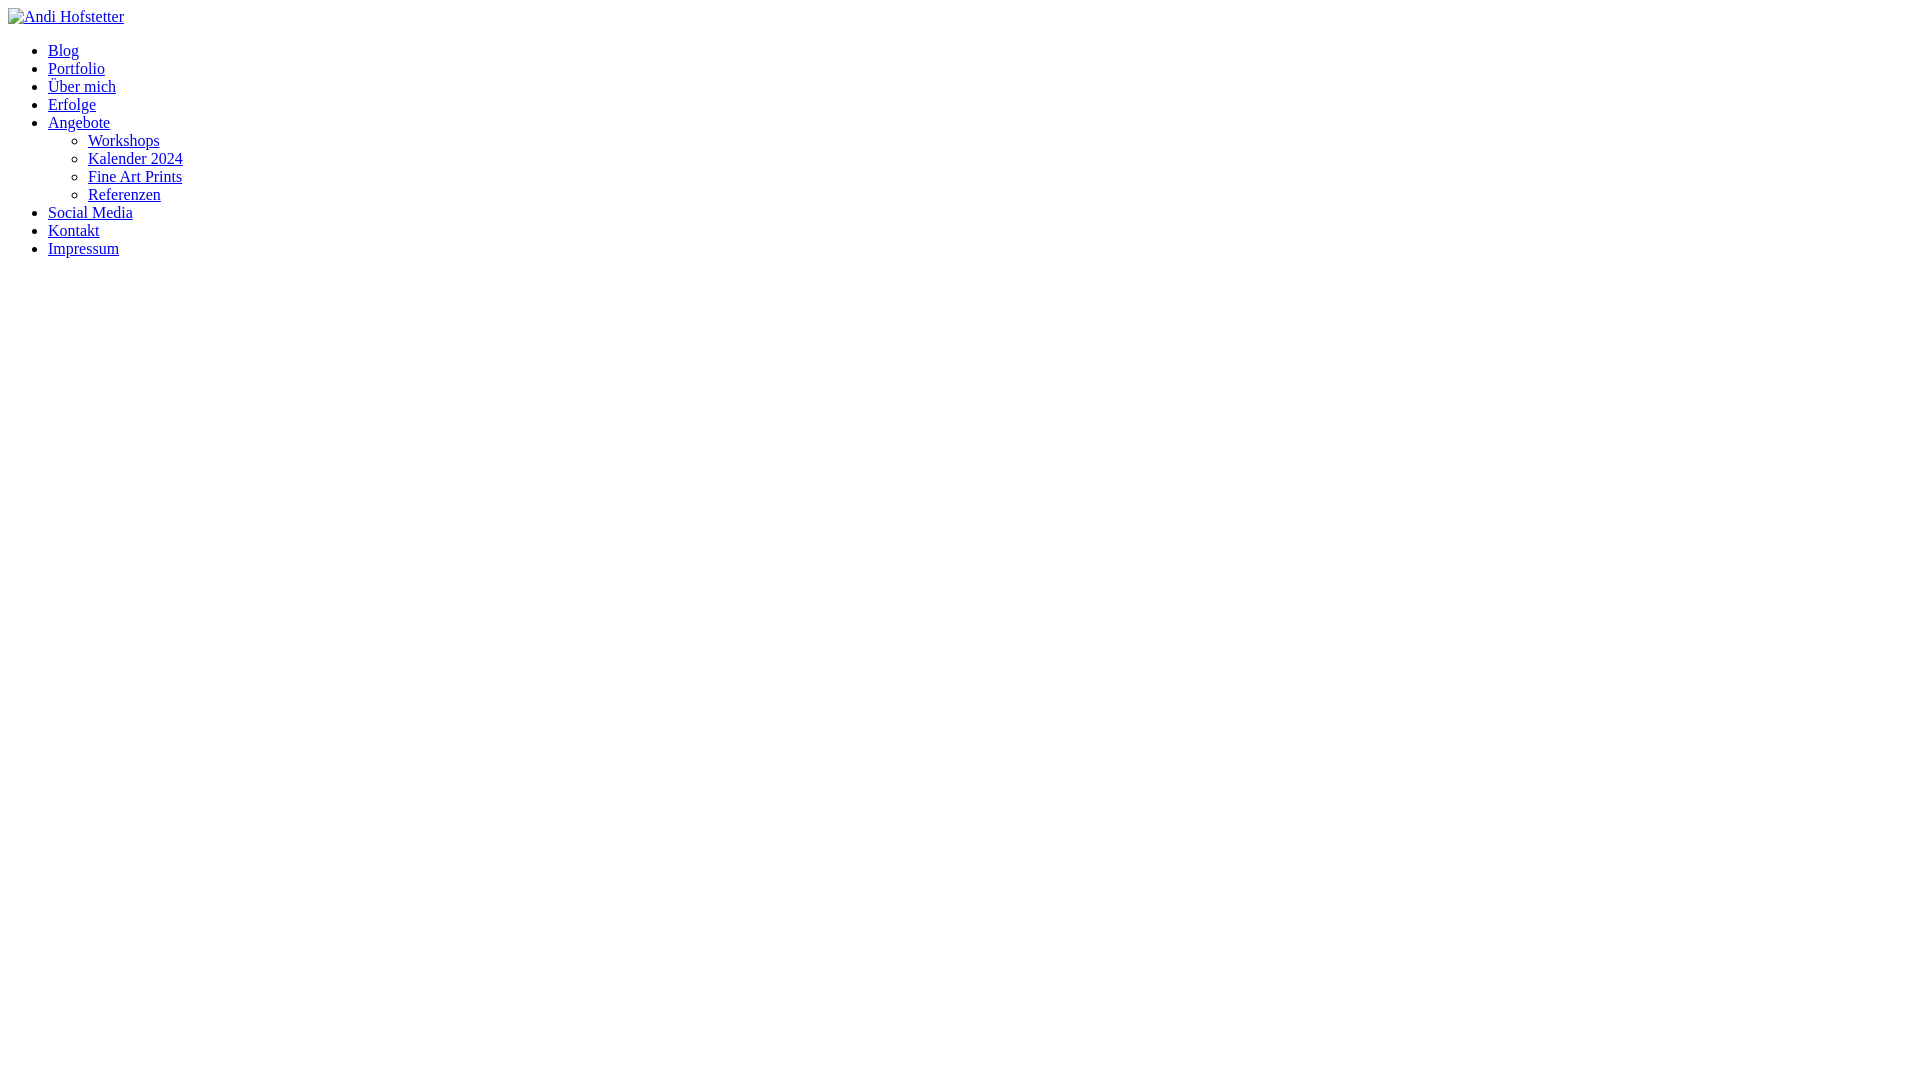 The height and width of the screenshot is (1080, 1920). What do you see at coordinates (63, 49) in the screenshot?
I see `'Blog'` at bounding box center [63, 49].